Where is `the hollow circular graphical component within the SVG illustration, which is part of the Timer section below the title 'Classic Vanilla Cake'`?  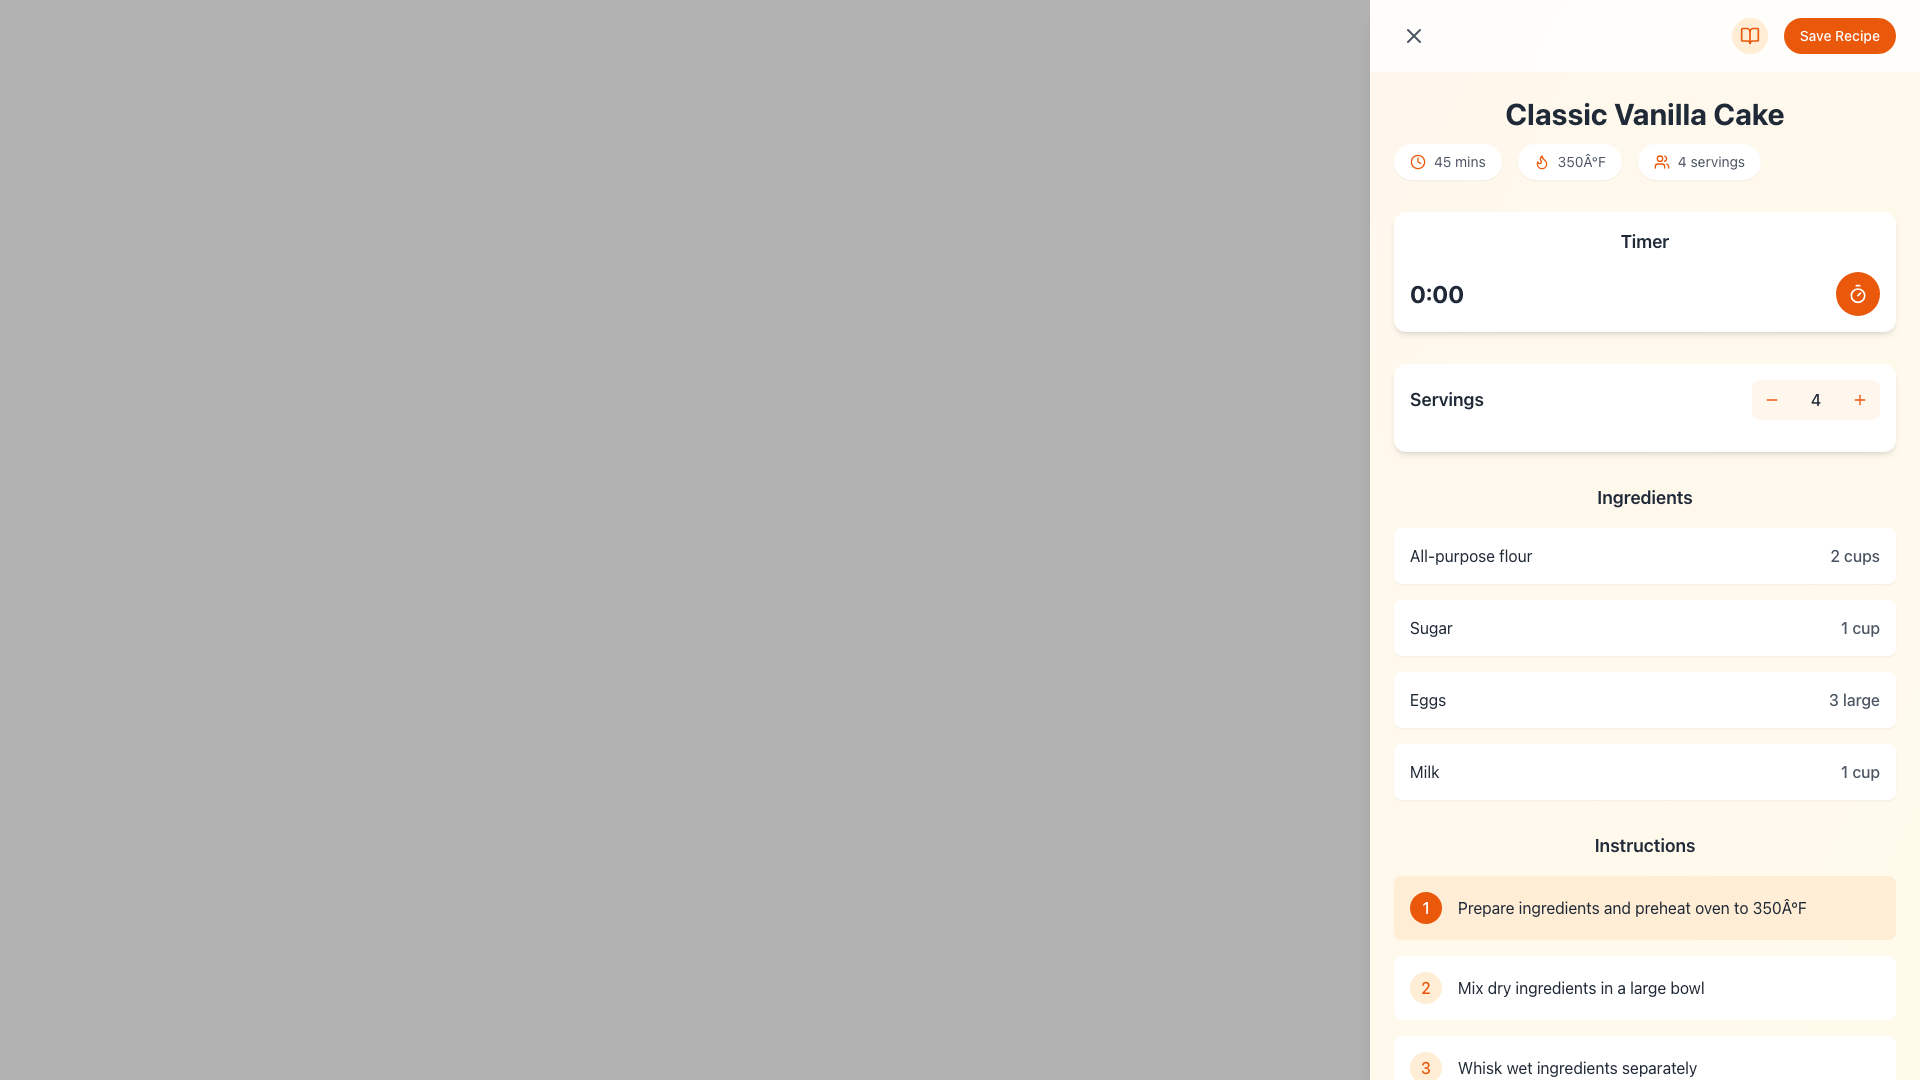
the hollow circular graphical component within the SVG illustration, which is part of the Timer section below the title 'Classic Vanilla Cake' is located at coordinates (1416, 161).